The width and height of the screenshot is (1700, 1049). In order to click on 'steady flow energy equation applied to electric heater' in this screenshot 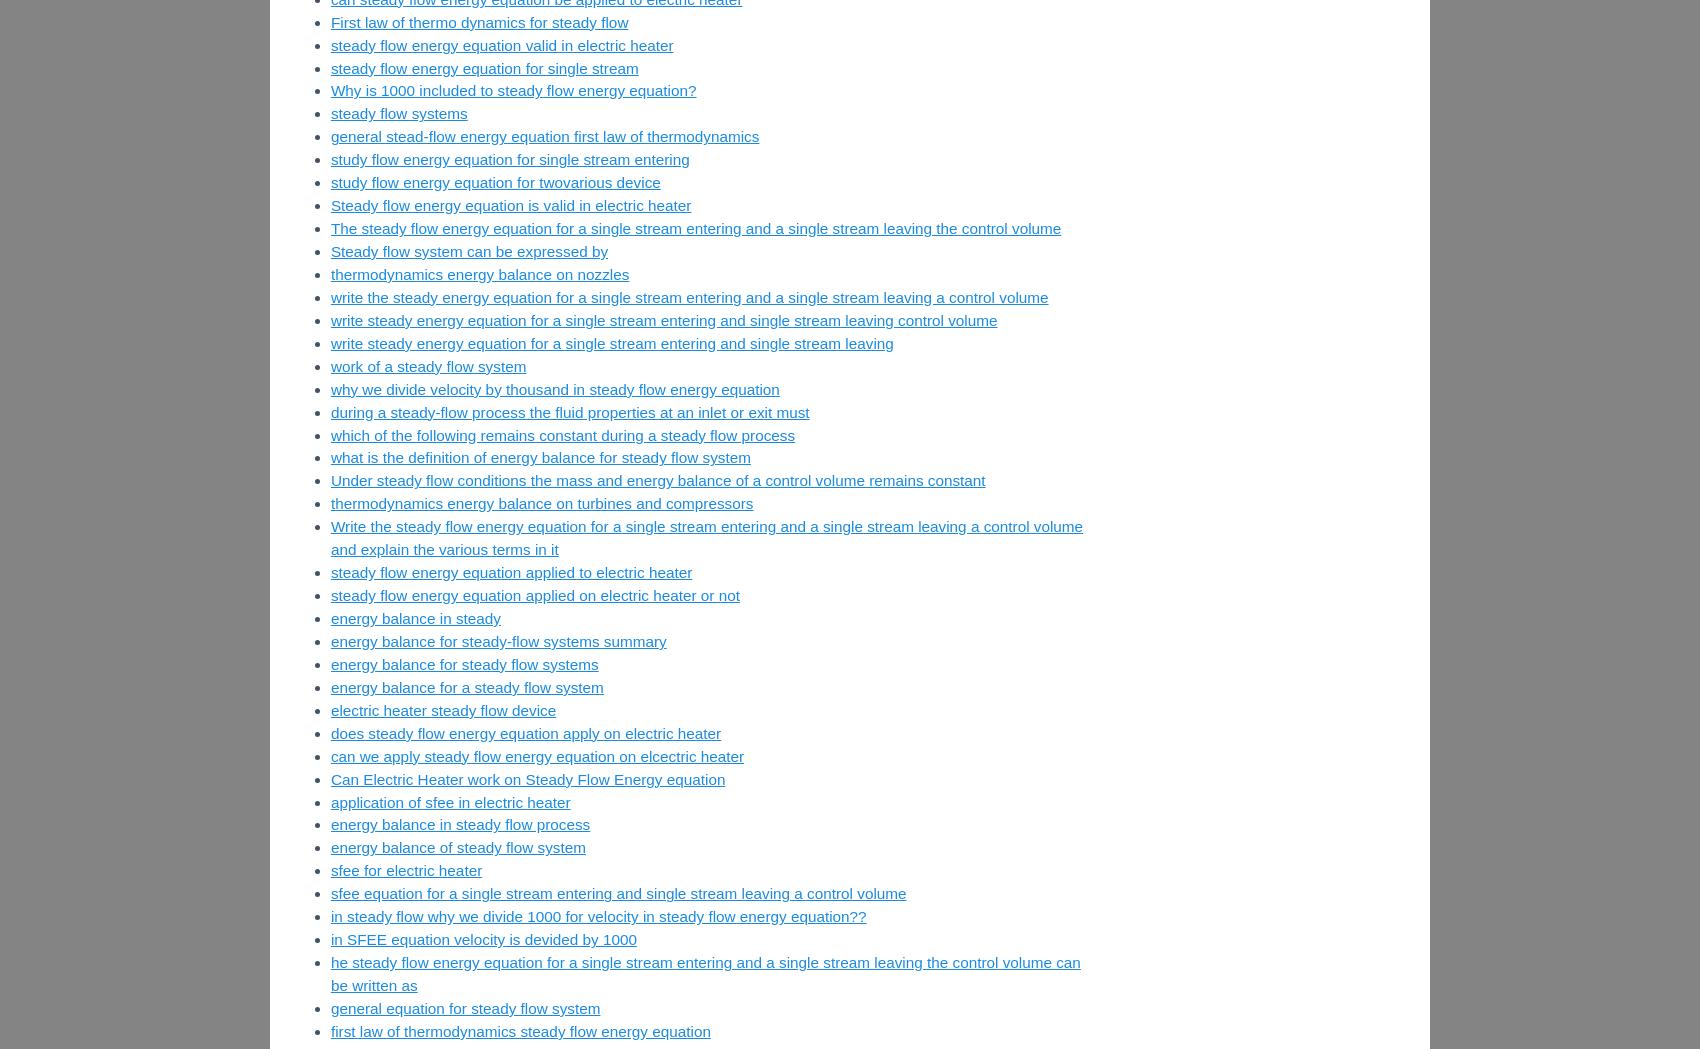, I will do `click(511, 571)`.